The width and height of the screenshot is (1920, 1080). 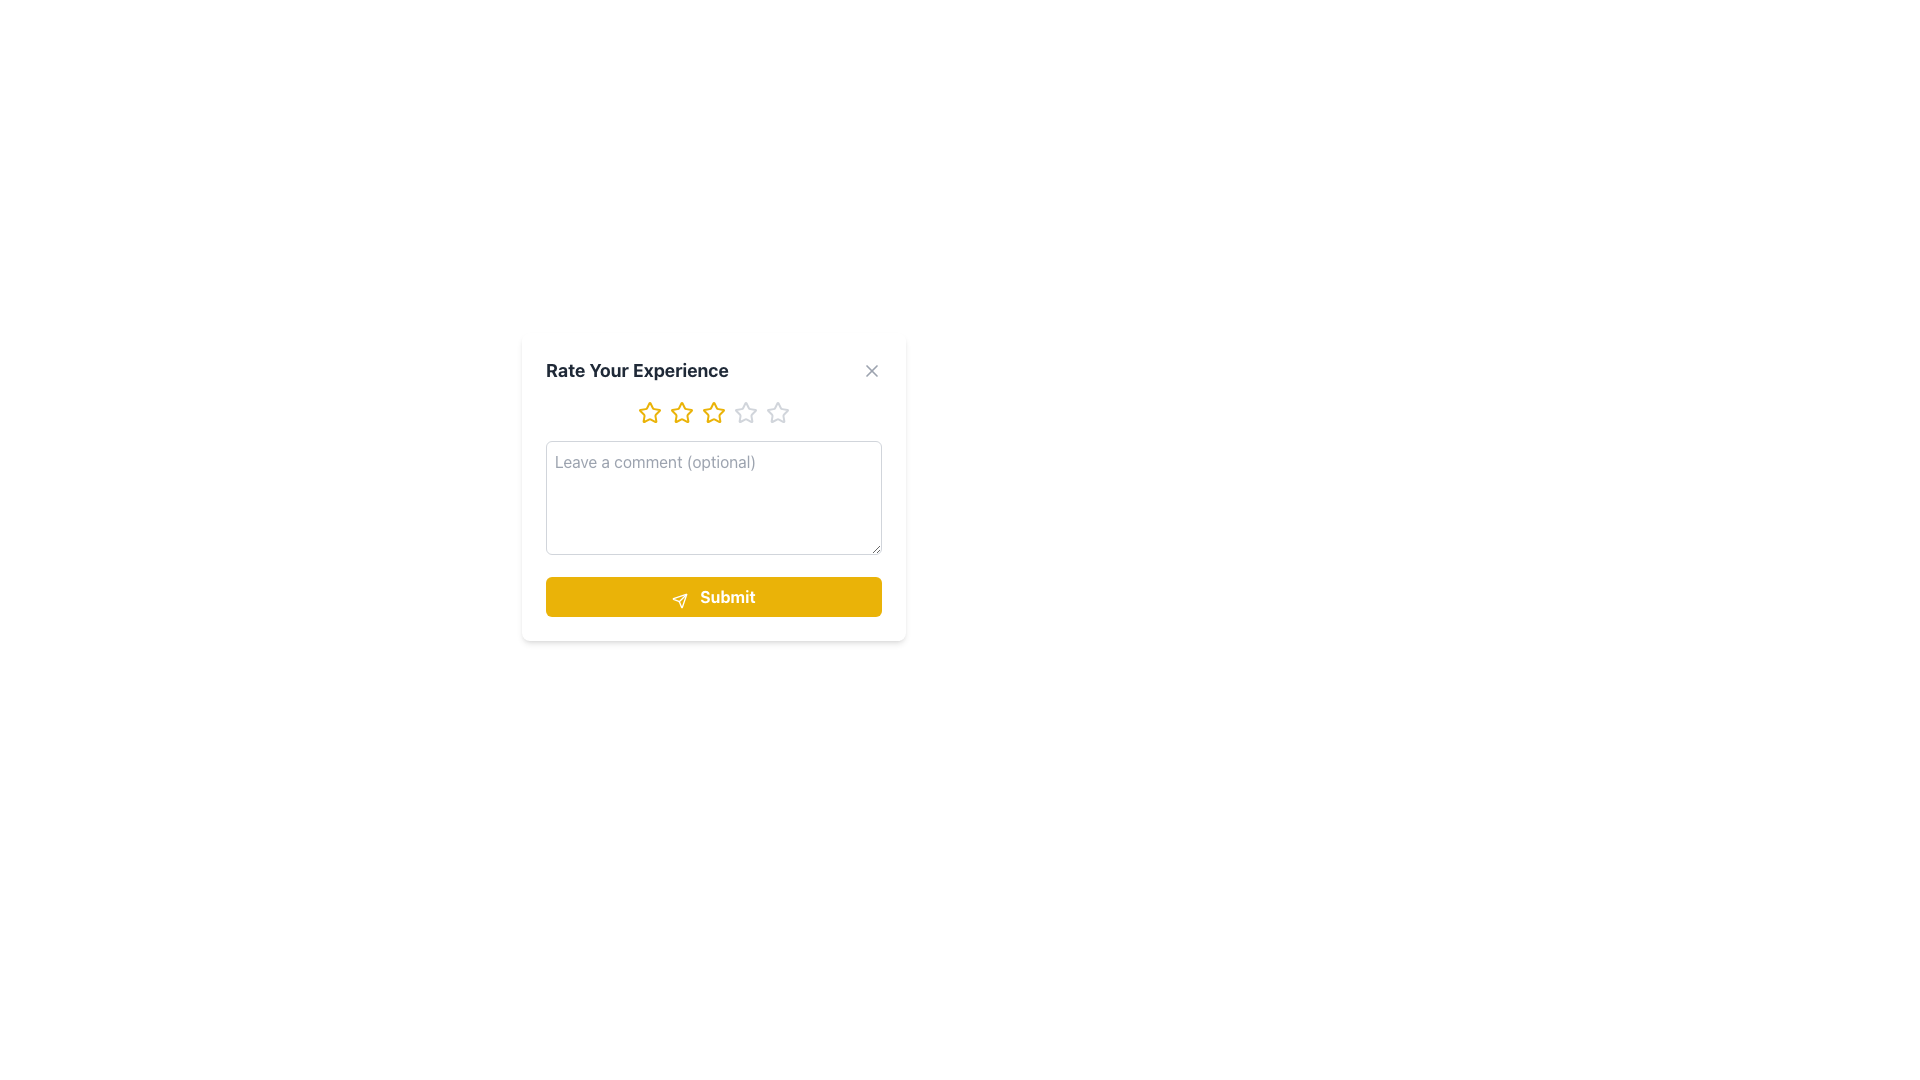 I want to click on the second star in the rating system, so click(x=649, y=411).